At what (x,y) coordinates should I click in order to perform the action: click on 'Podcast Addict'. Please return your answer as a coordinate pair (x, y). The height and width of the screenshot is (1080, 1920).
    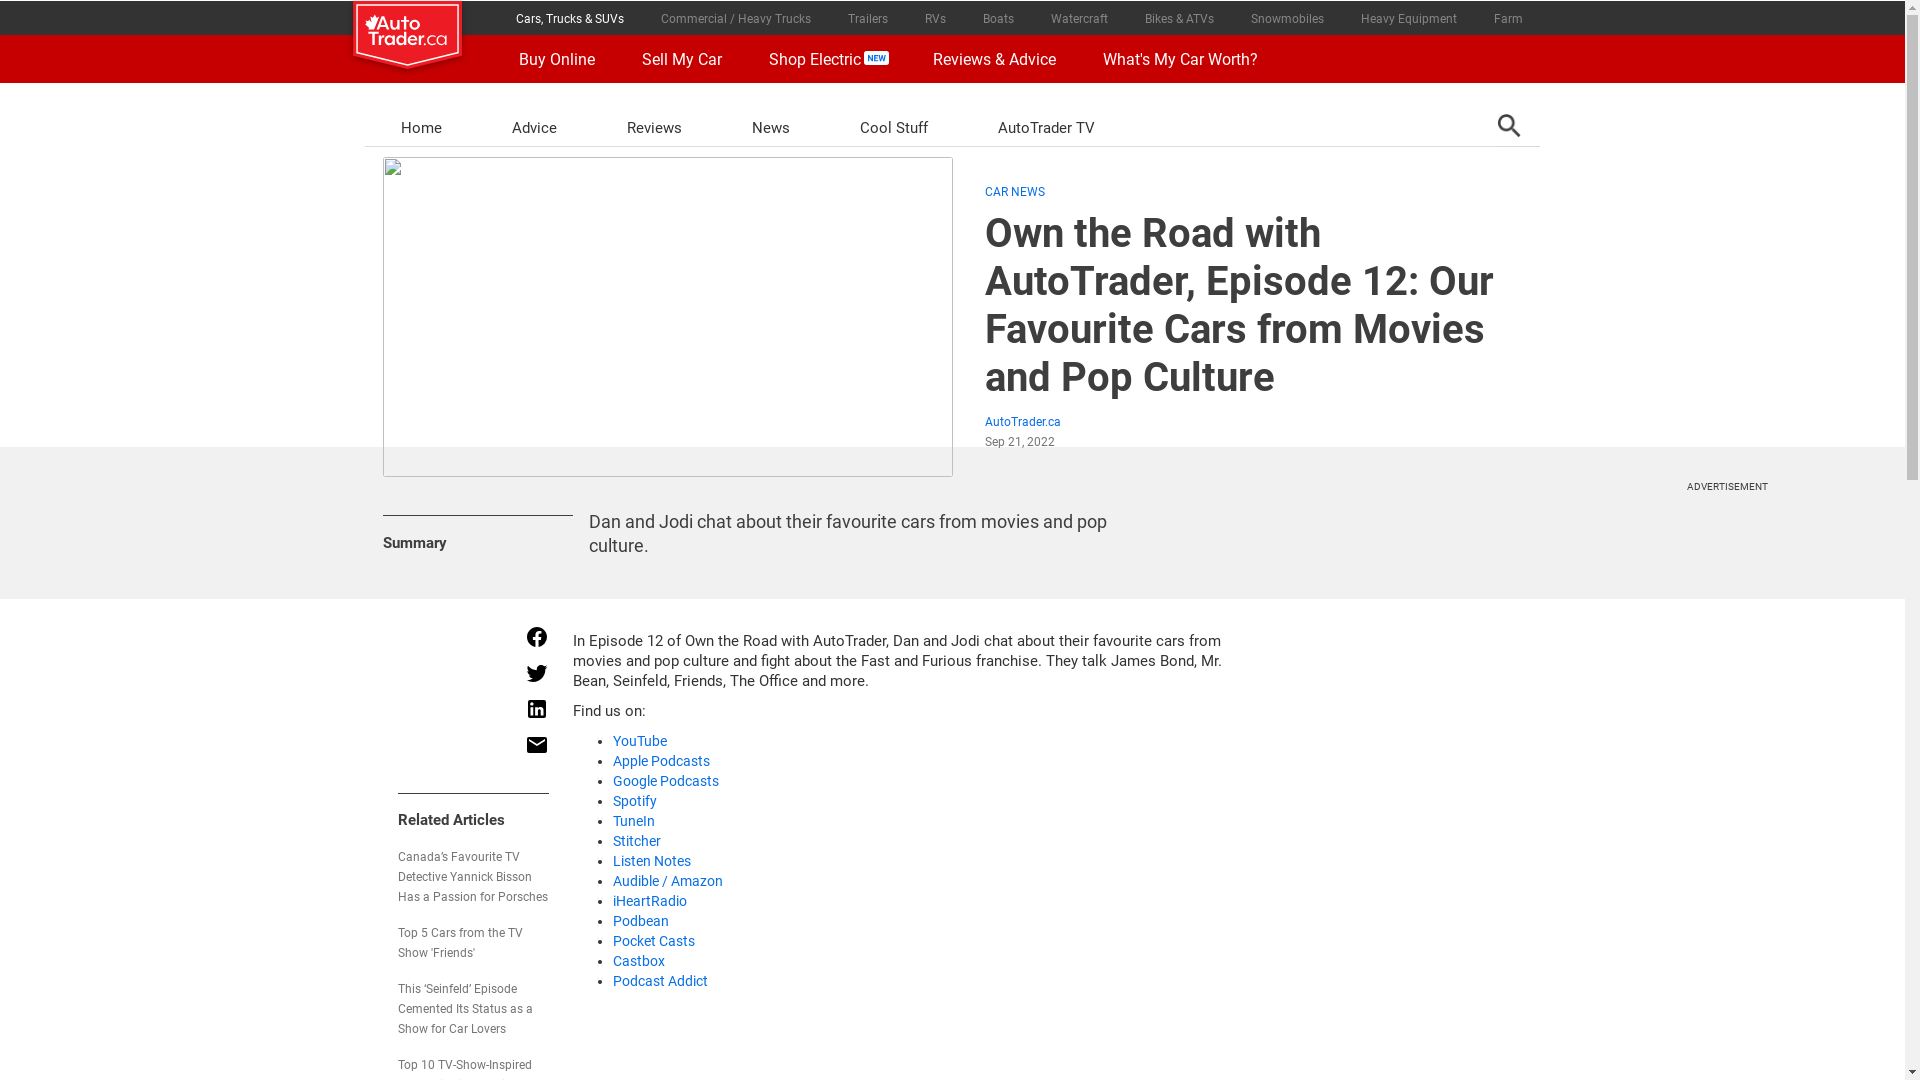
    Looking at the image, I should click on (610, 979).